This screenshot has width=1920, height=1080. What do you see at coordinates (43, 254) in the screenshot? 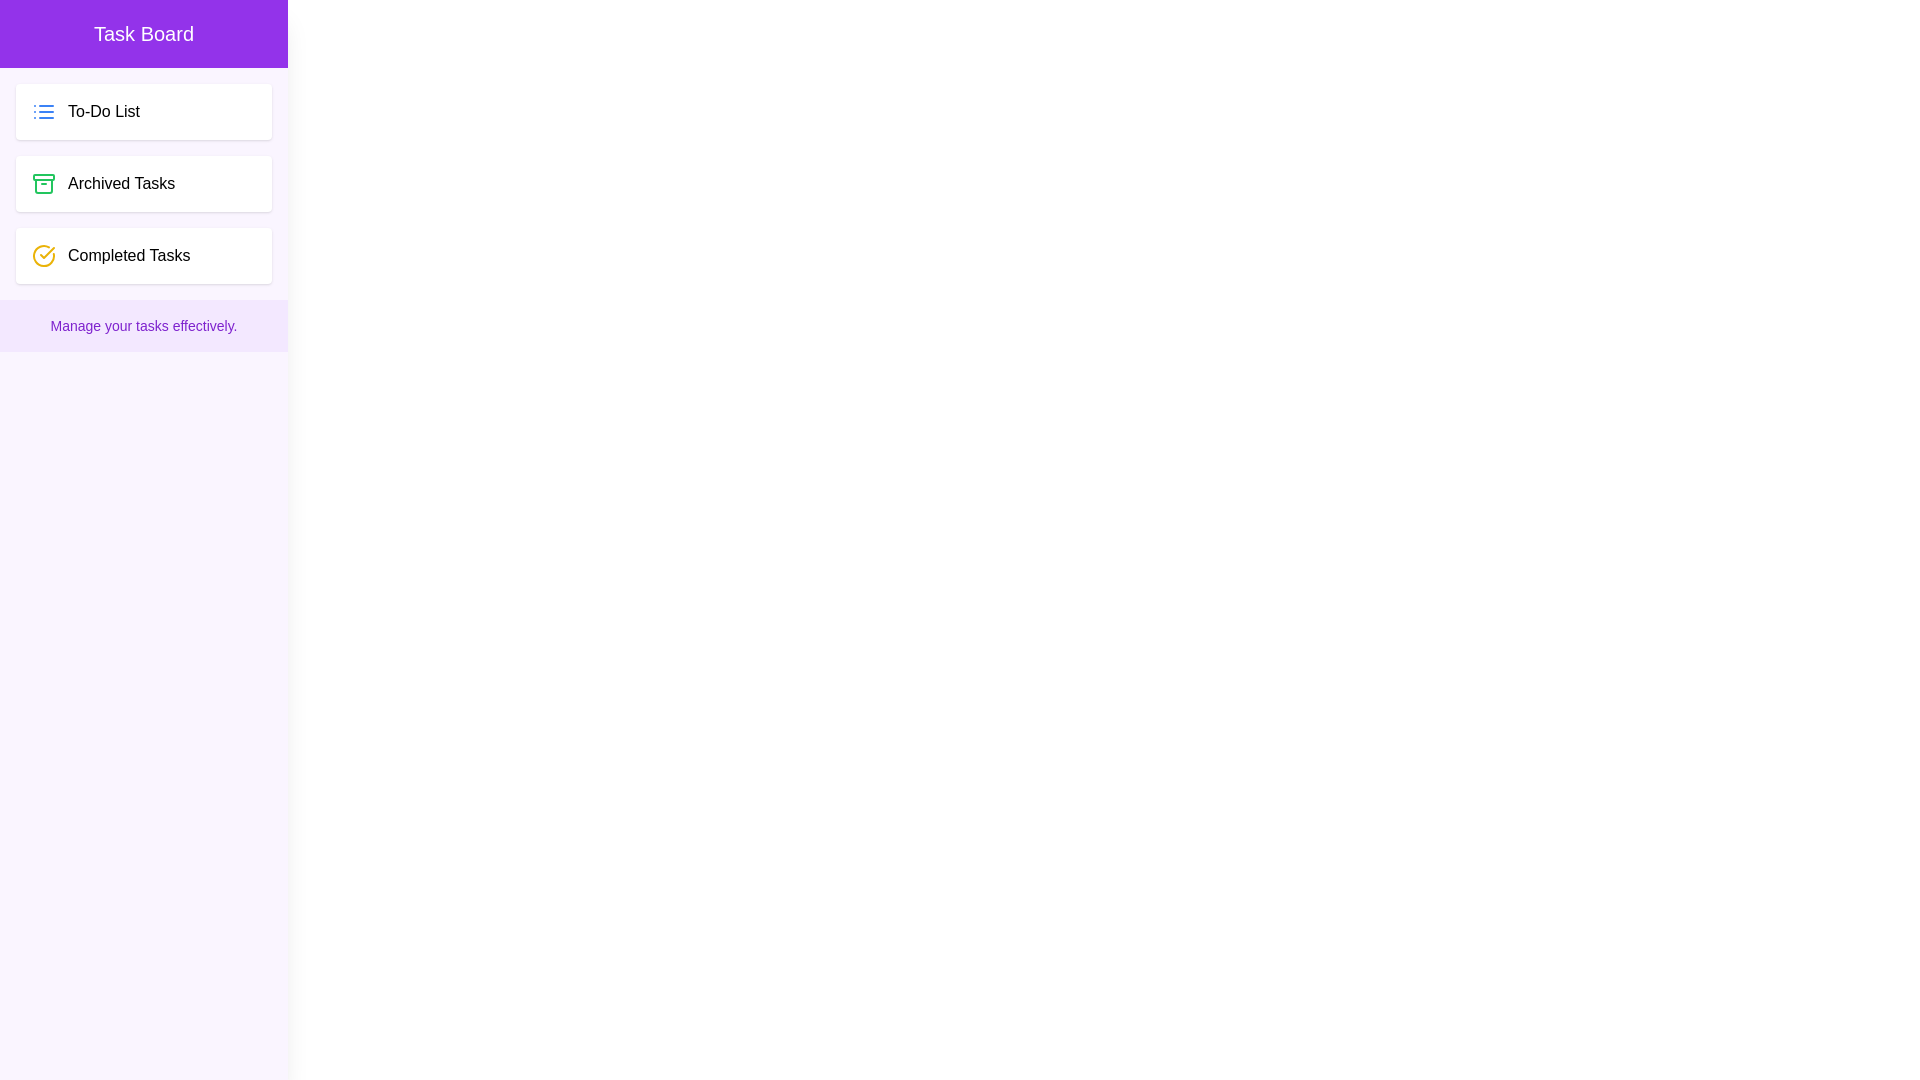
I see `the decorative icon next to the Completed Tasks task category` at bounding box center [43, 254].